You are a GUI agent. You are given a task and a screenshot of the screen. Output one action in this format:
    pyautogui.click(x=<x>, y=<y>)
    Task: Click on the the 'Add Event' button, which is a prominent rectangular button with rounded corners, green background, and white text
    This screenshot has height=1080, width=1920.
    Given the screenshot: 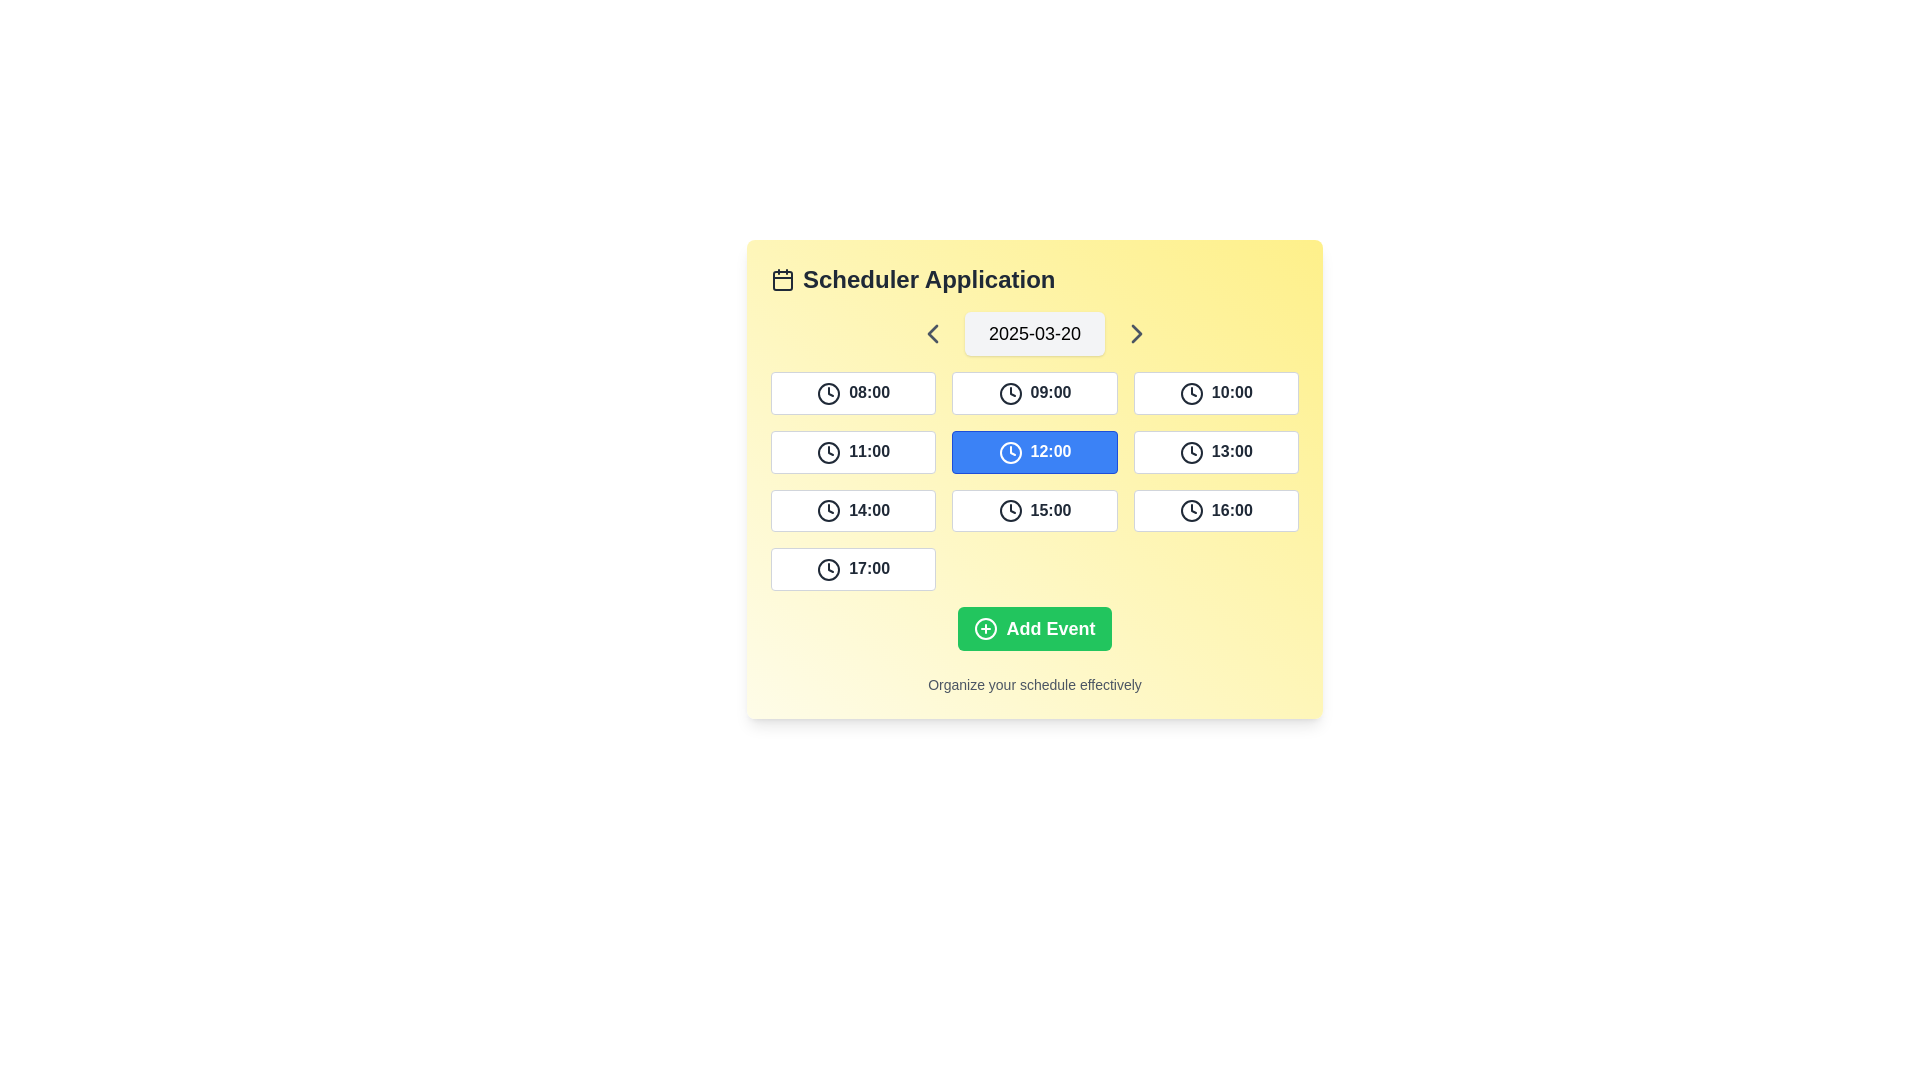 What is the action you would take?
    pyautogui.click(x=1035, y=628)
    